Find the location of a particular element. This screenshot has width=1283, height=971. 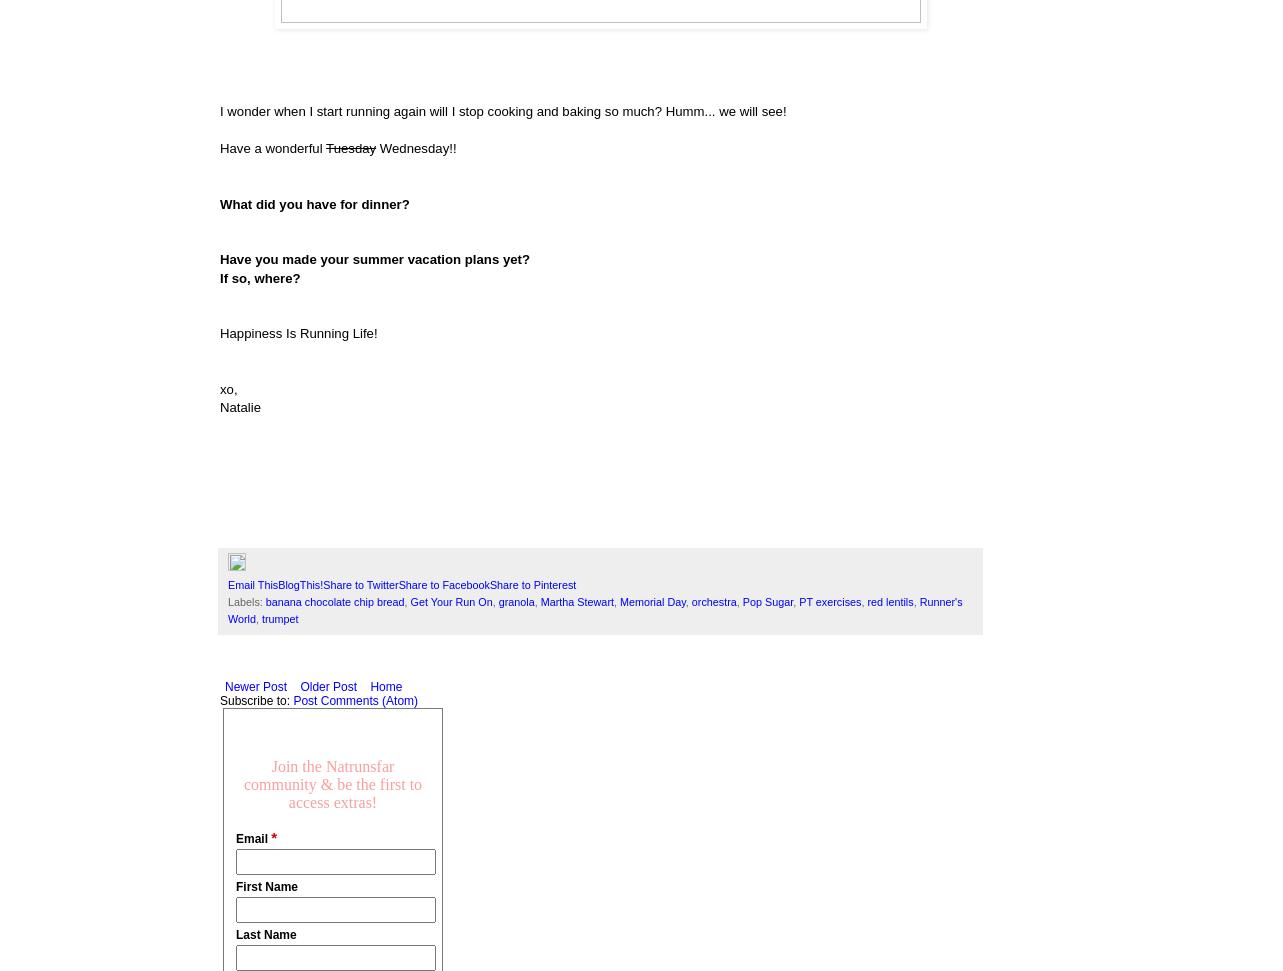

'Pop Sugar' is located at coordinates (766, 601).